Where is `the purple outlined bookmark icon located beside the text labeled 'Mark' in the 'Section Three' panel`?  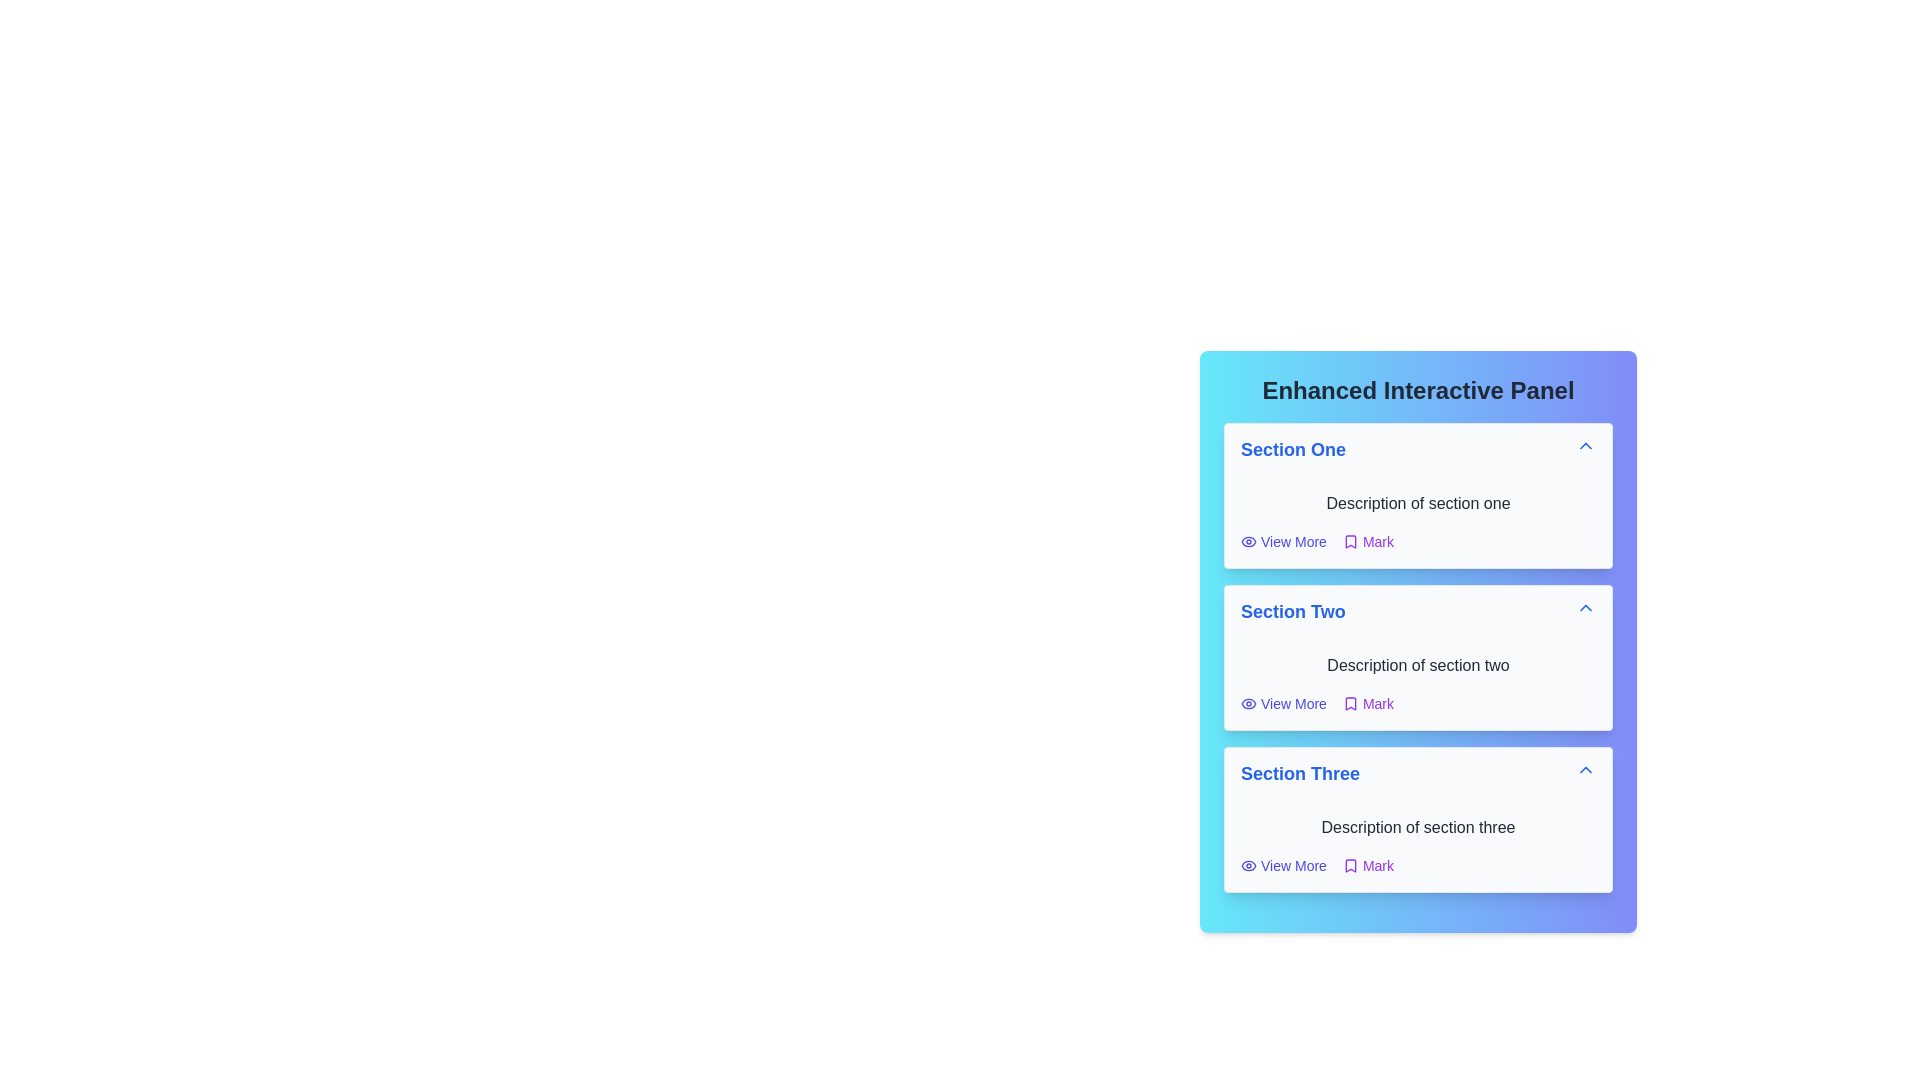
the purple outlined bookmark icon located beside the text labeled 'Mark' in the 'Section Three' panel is located at coordinates (1350, 865).